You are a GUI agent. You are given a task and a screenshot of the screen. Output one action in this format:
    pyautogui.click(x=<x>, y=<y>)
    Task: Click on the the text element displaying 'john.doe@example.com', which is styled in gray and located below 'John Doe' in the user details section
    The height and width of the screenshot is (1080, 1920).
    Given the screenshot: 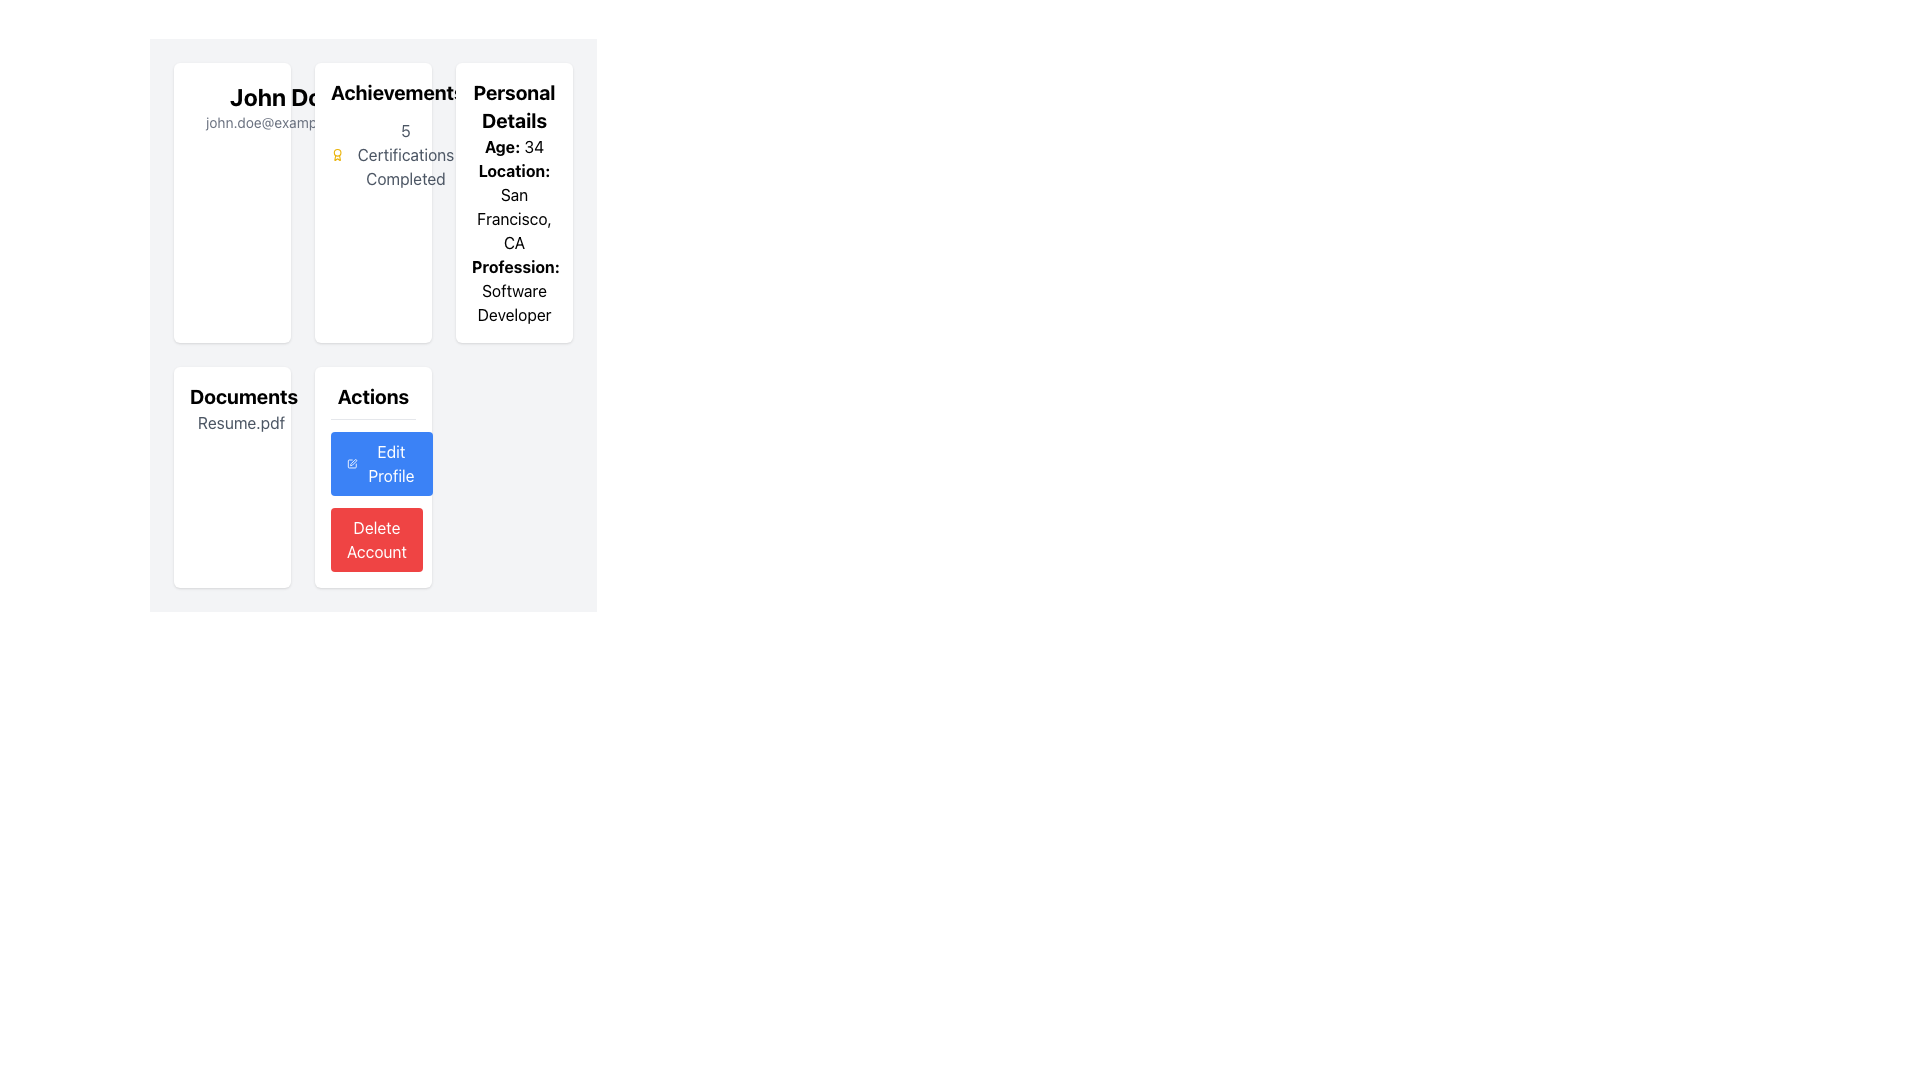 What is the action you would take?
    pyautogui.click(x=282, y=123)
    